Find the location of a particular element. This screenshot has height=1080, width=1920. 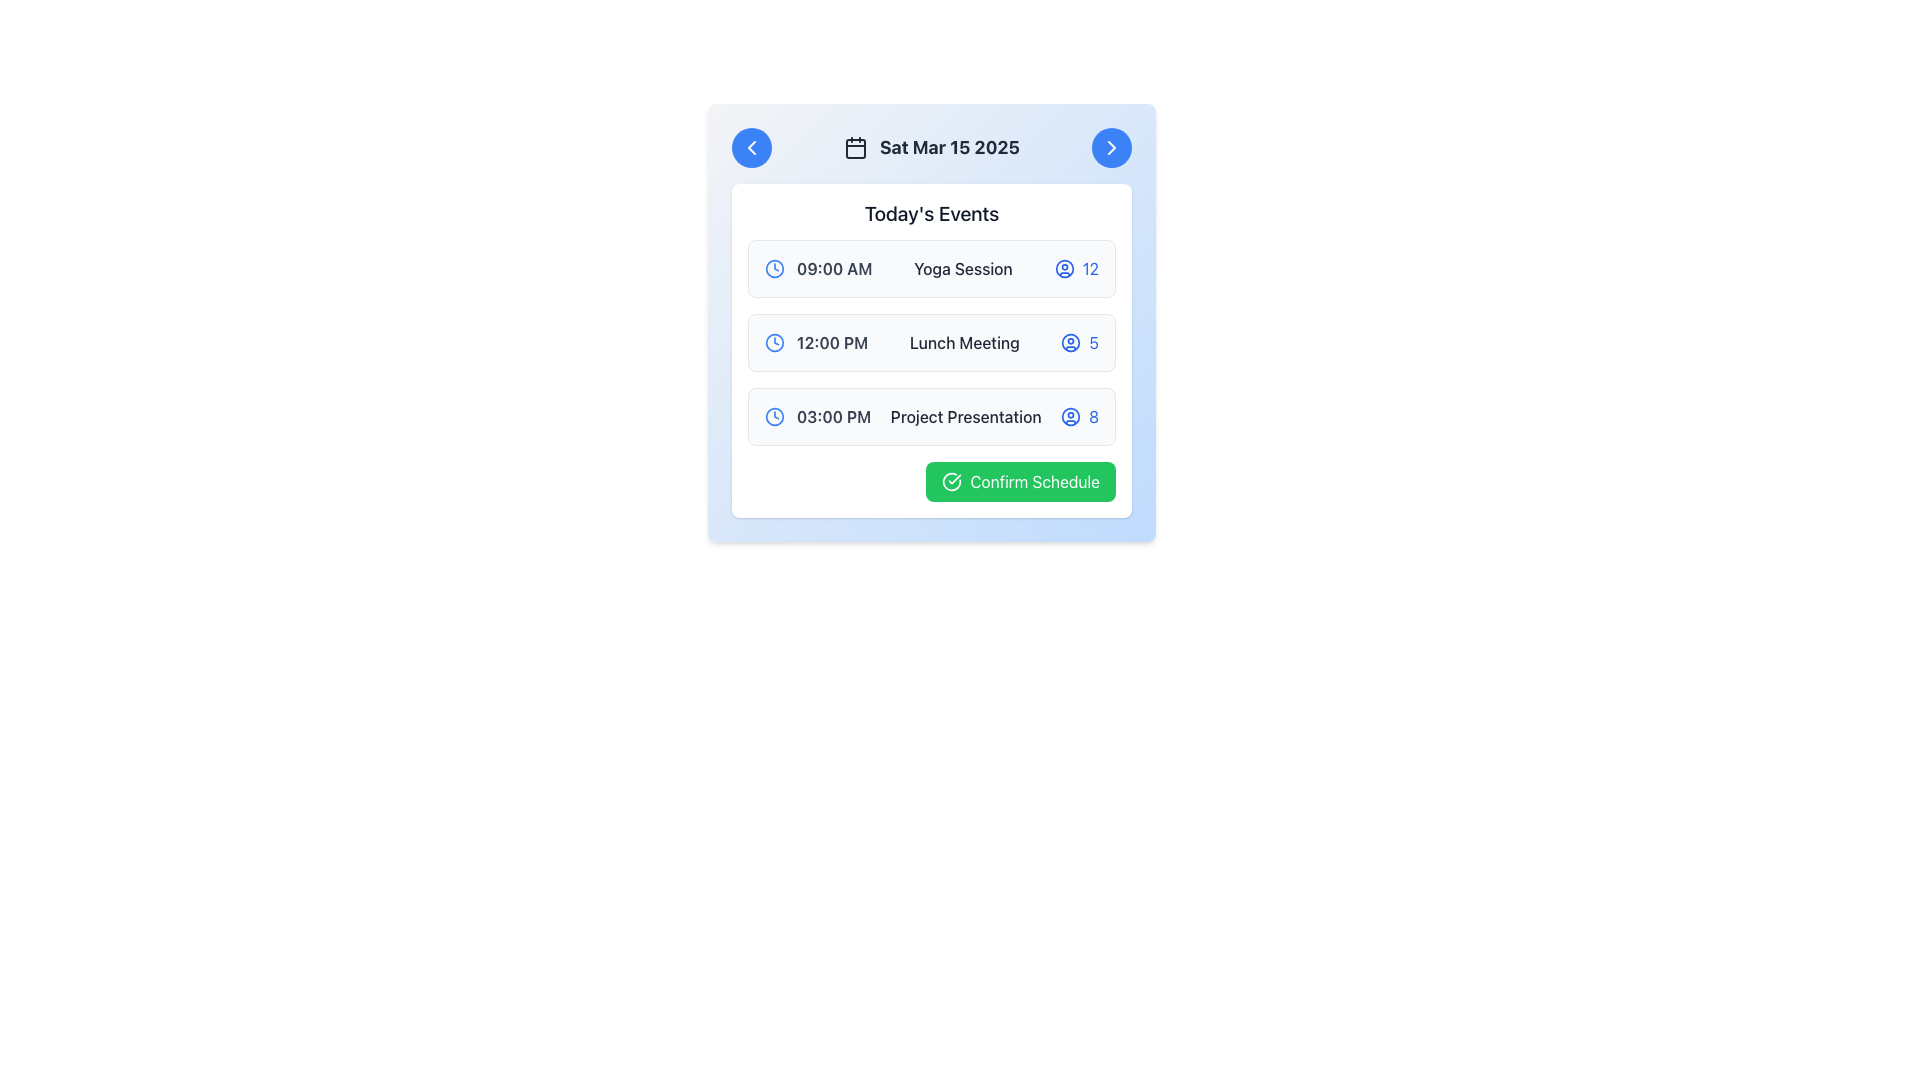

the text indicating the scheduled time for an event, located in the second row of the schedule list, next to a blue clock icon is located at coordinates (832, 342).